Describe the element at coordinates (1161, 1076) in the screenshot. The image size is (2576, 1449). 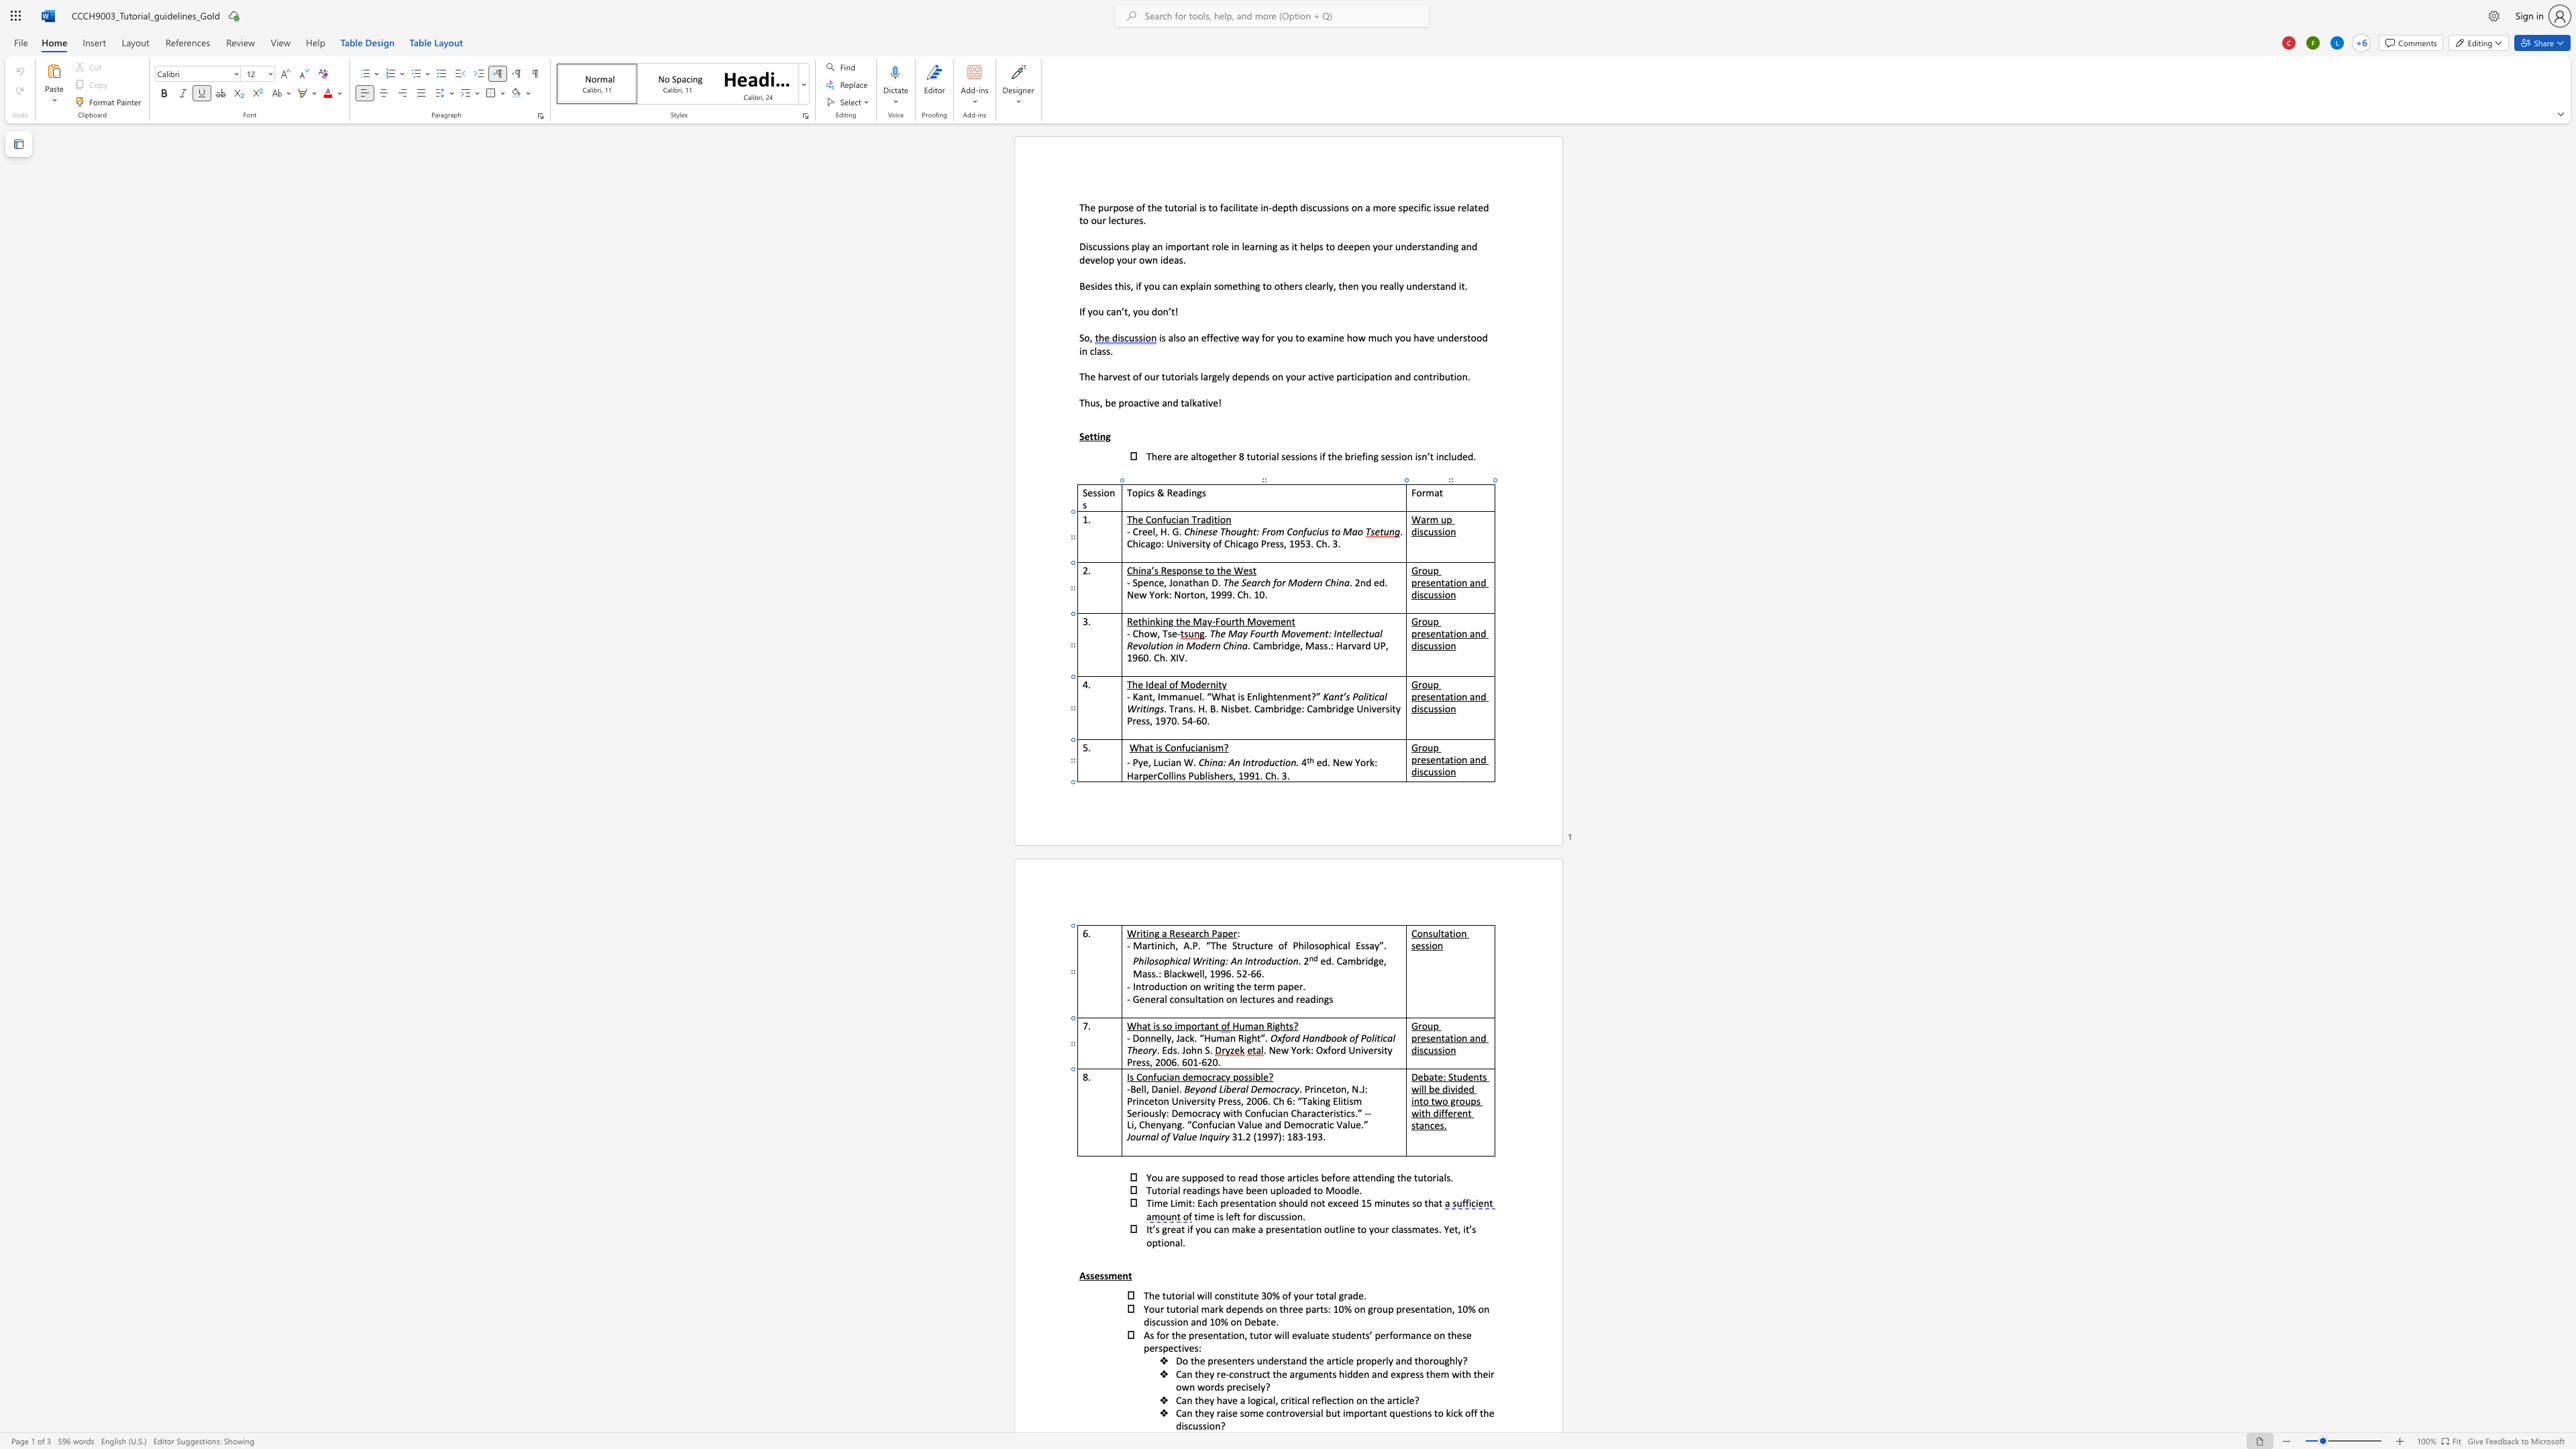
I see `the space between the continuous character "u" and "c" in the text` at that location.